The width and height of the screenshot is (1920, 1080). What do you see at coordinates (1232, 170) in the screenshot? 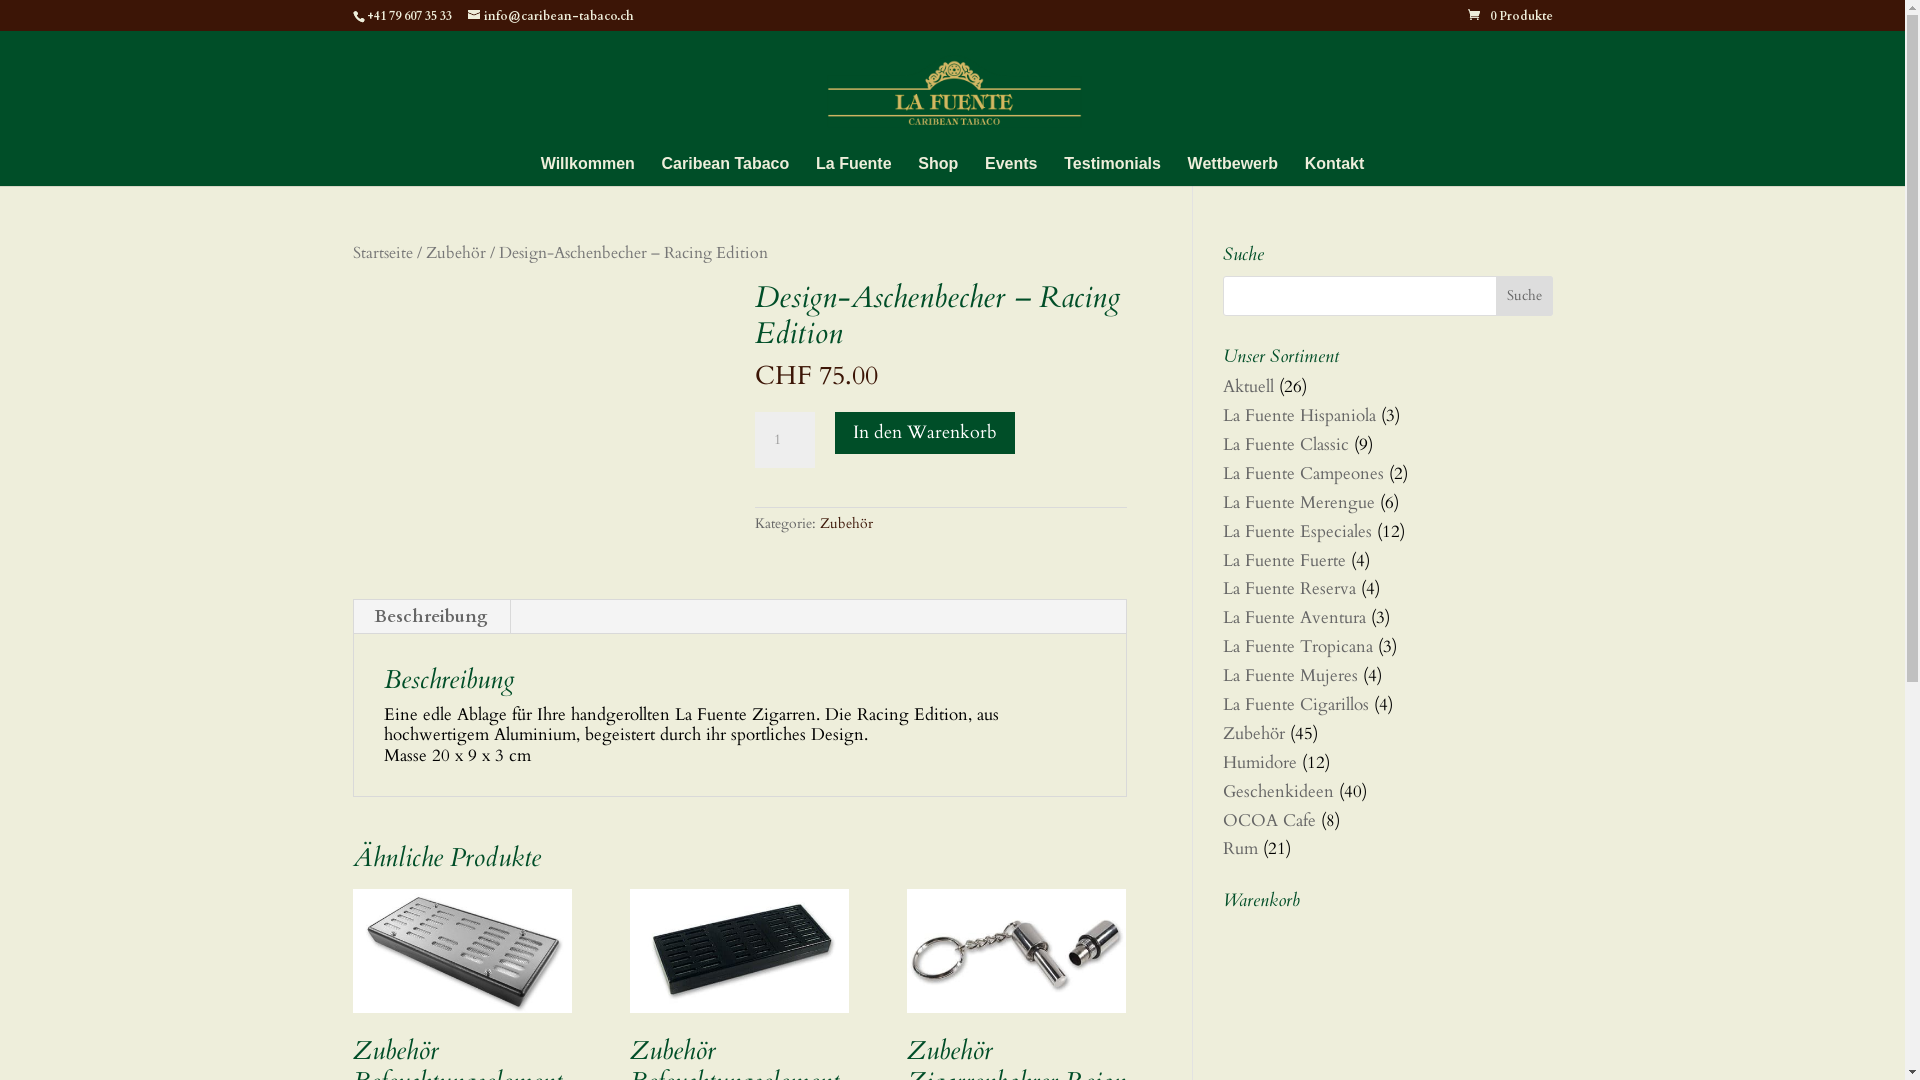
I see `'Wettbewerb'` at bounding box center [1232, 170].